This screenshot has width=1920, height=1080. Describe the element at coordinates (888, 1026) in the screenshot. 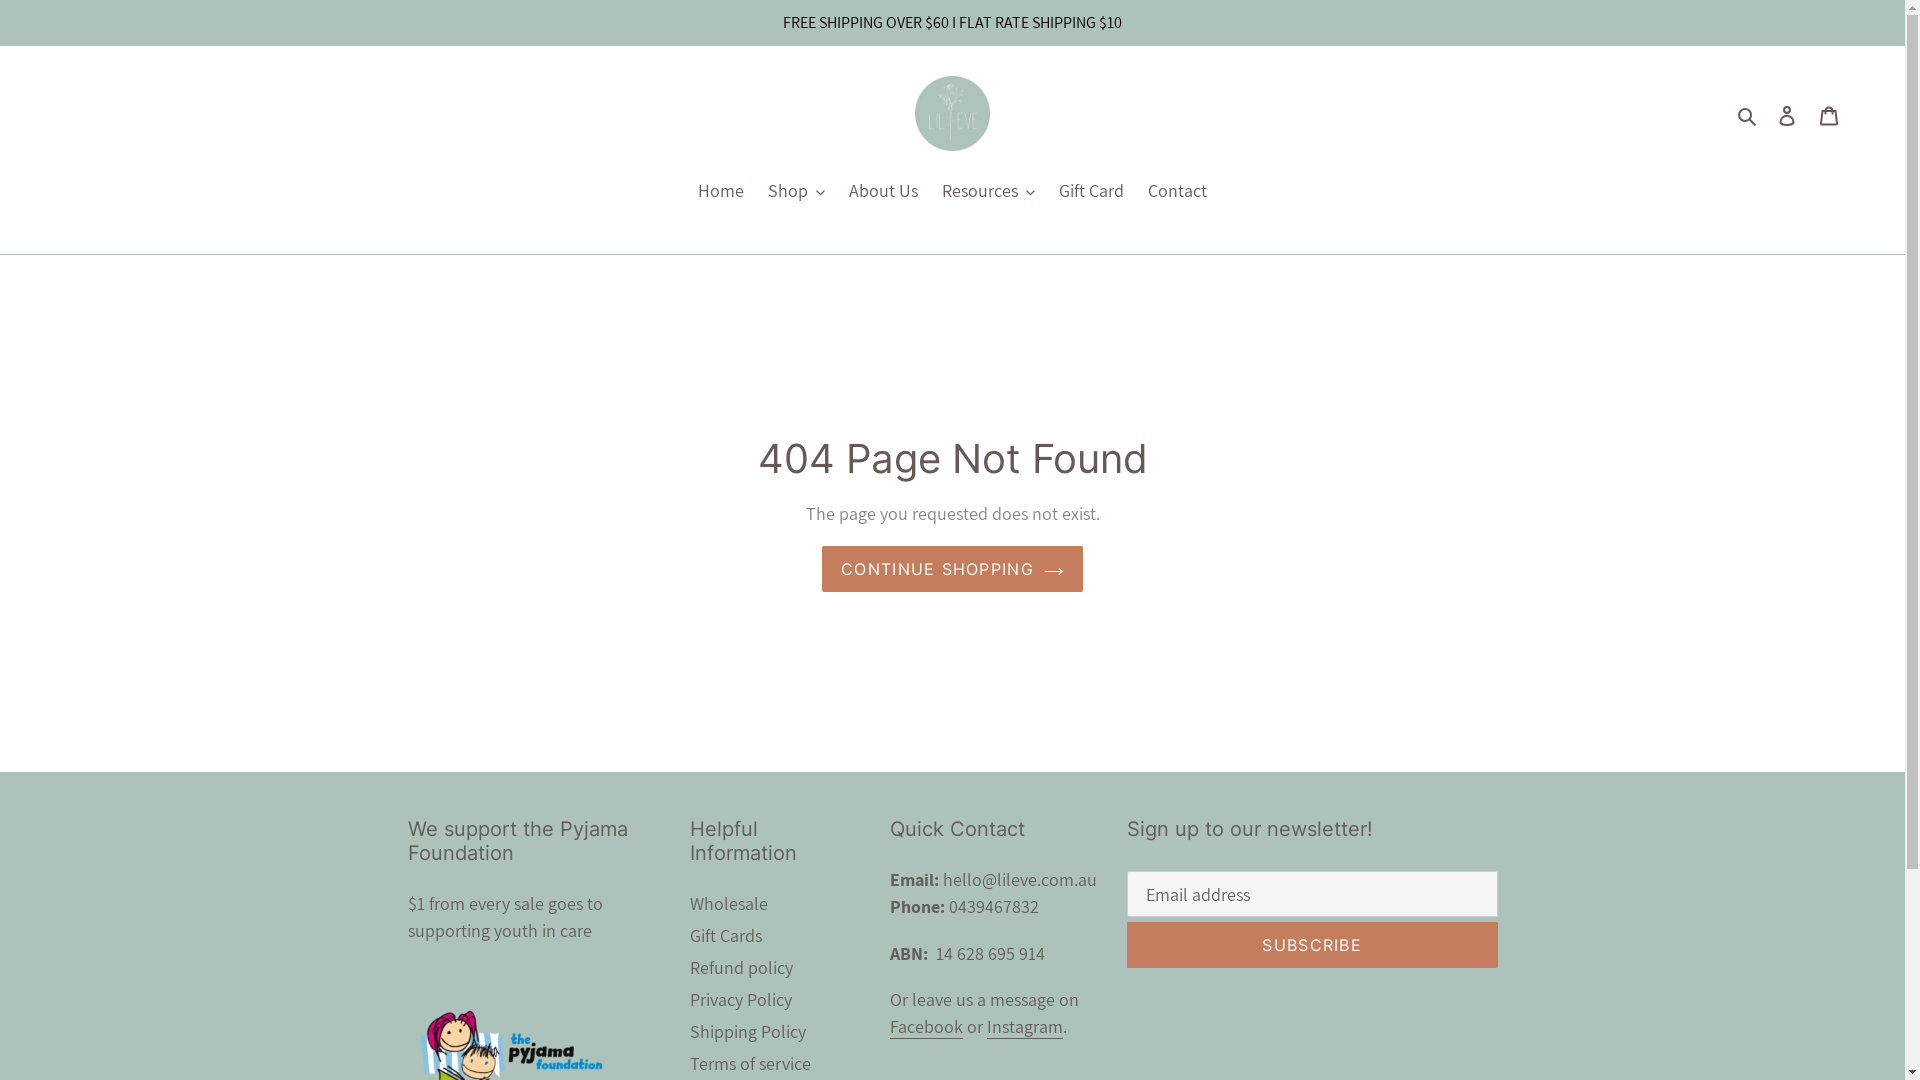

I see `'Facebook'` at that location.